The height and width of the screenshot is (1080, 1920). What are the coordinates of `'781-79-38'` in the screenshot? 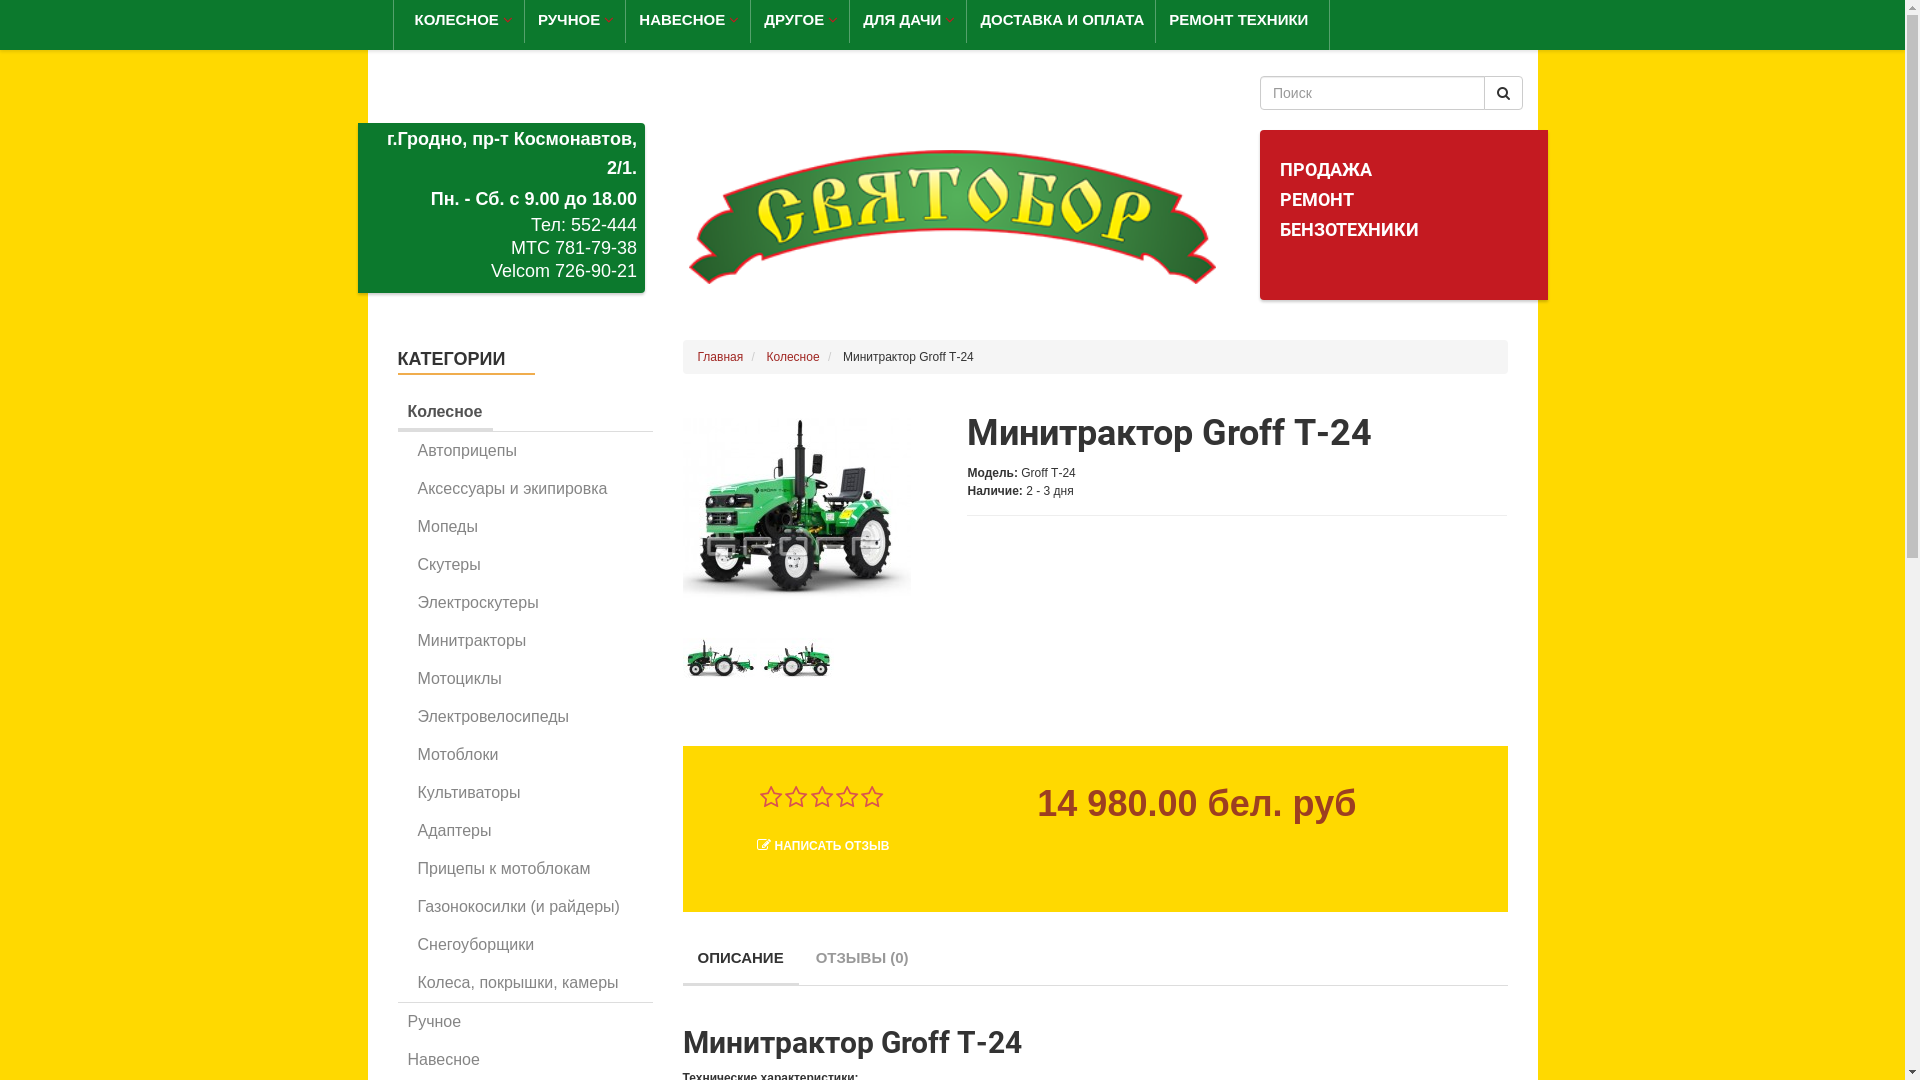 It's located at (594, 246).